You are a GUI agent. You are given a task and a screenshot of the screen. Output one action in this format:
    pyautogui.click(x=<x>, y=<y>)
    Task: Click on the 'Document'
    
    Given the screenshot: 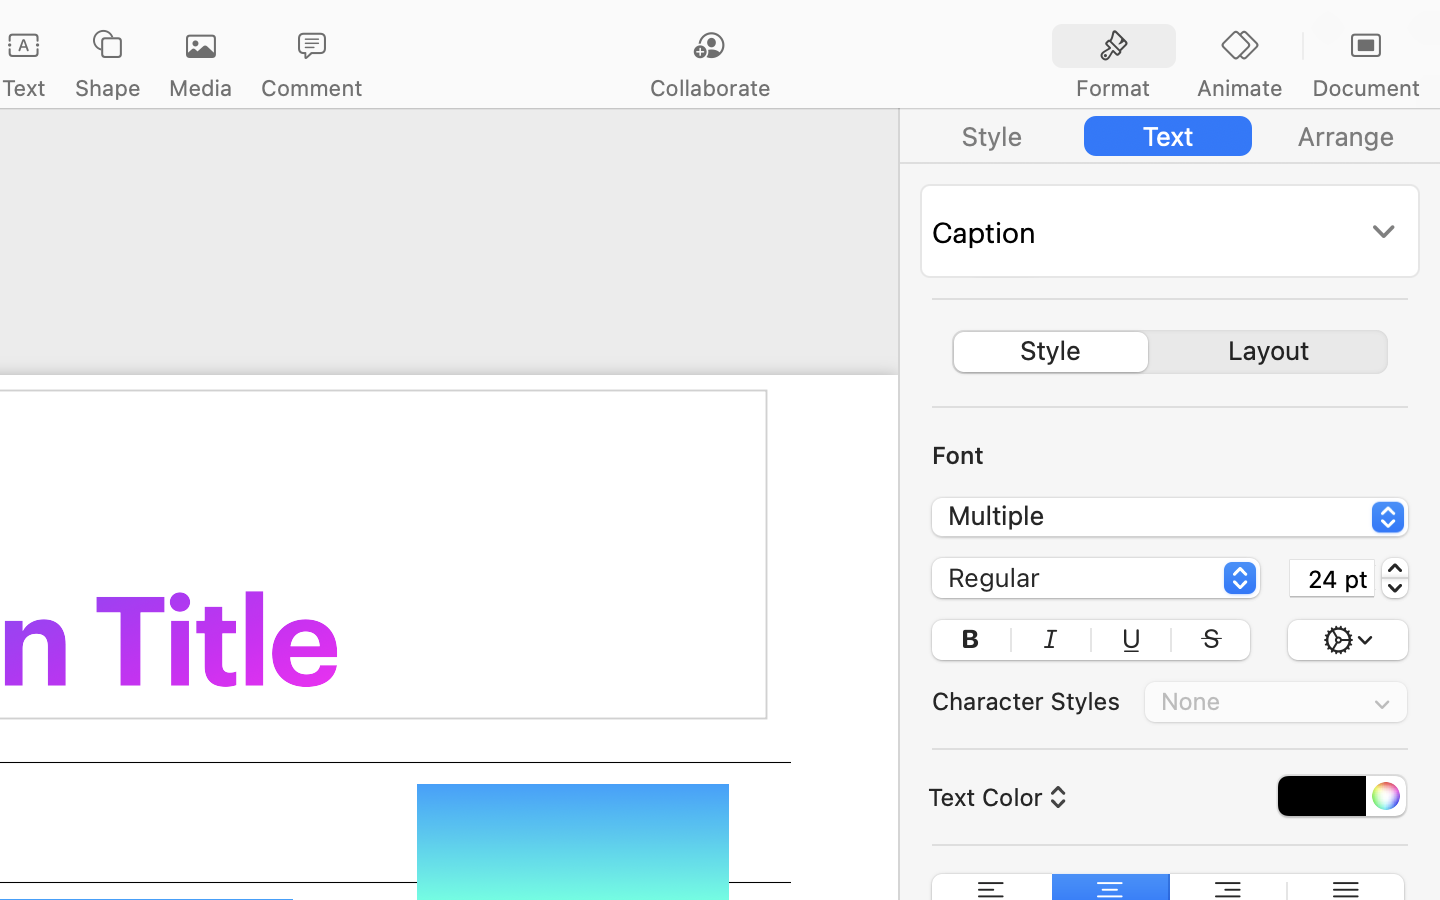 What is the action you would take?
    pyautogui.click(x=1363, y=87)
    